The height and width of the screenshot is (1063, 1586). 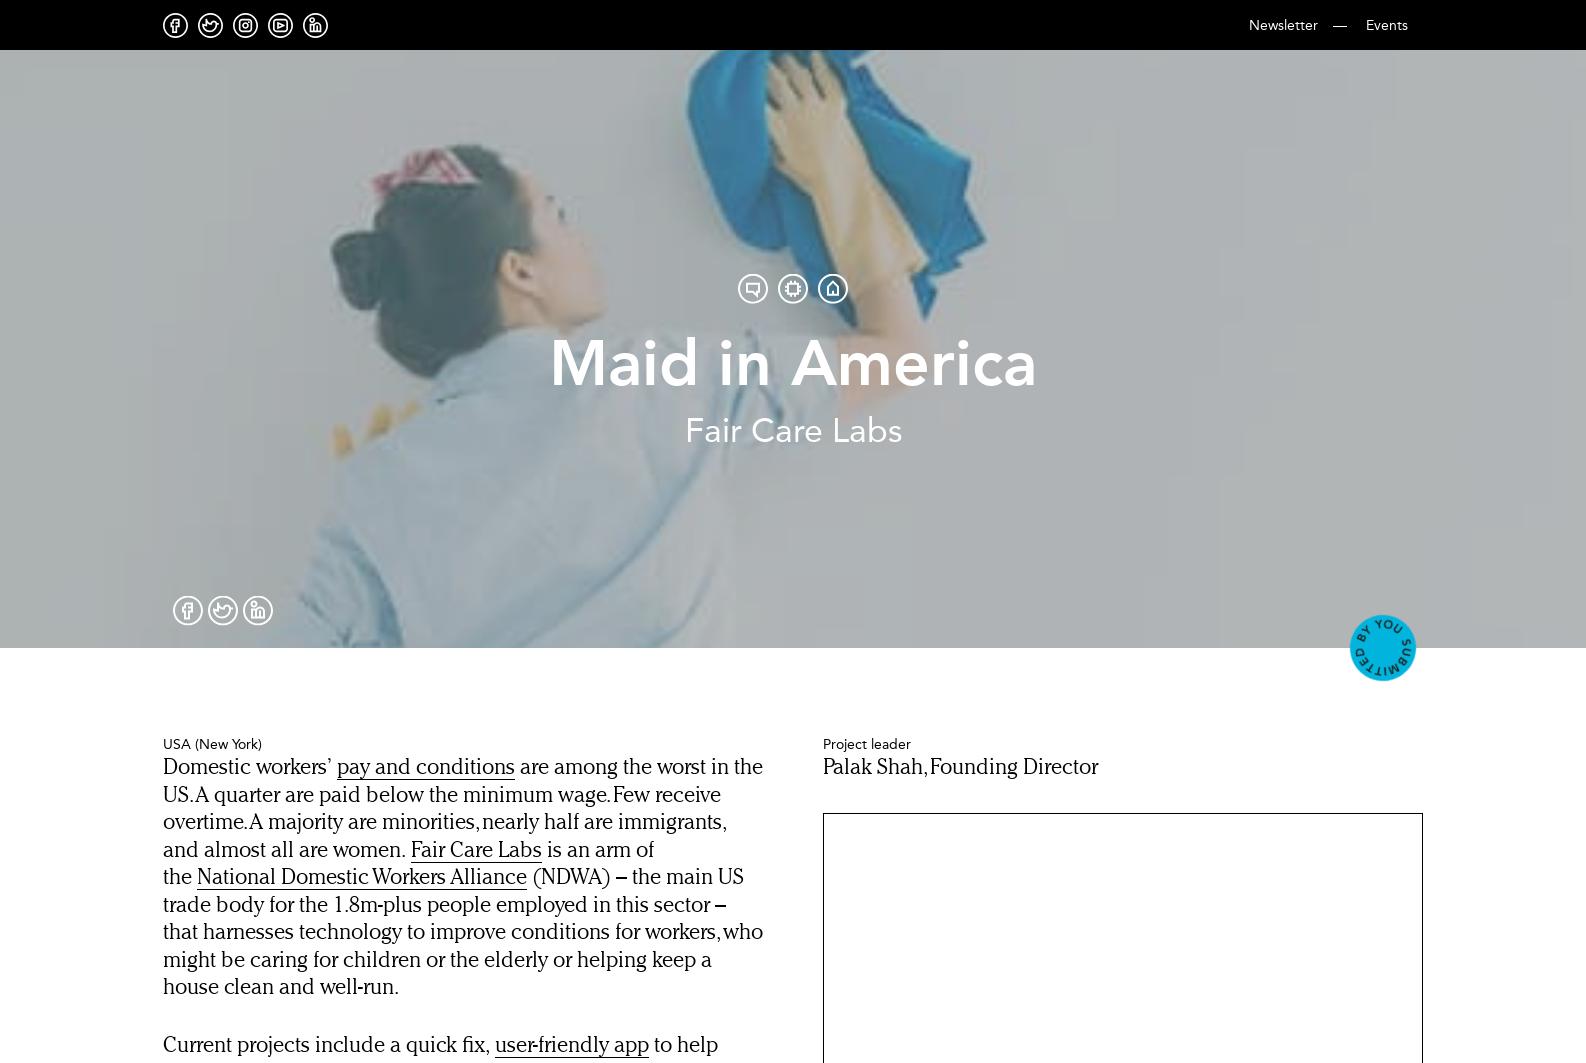 What do you see at coordinates (407, 863) in the screenshot?
I see `'is an arm of the'` at bounding box center [407, 863].